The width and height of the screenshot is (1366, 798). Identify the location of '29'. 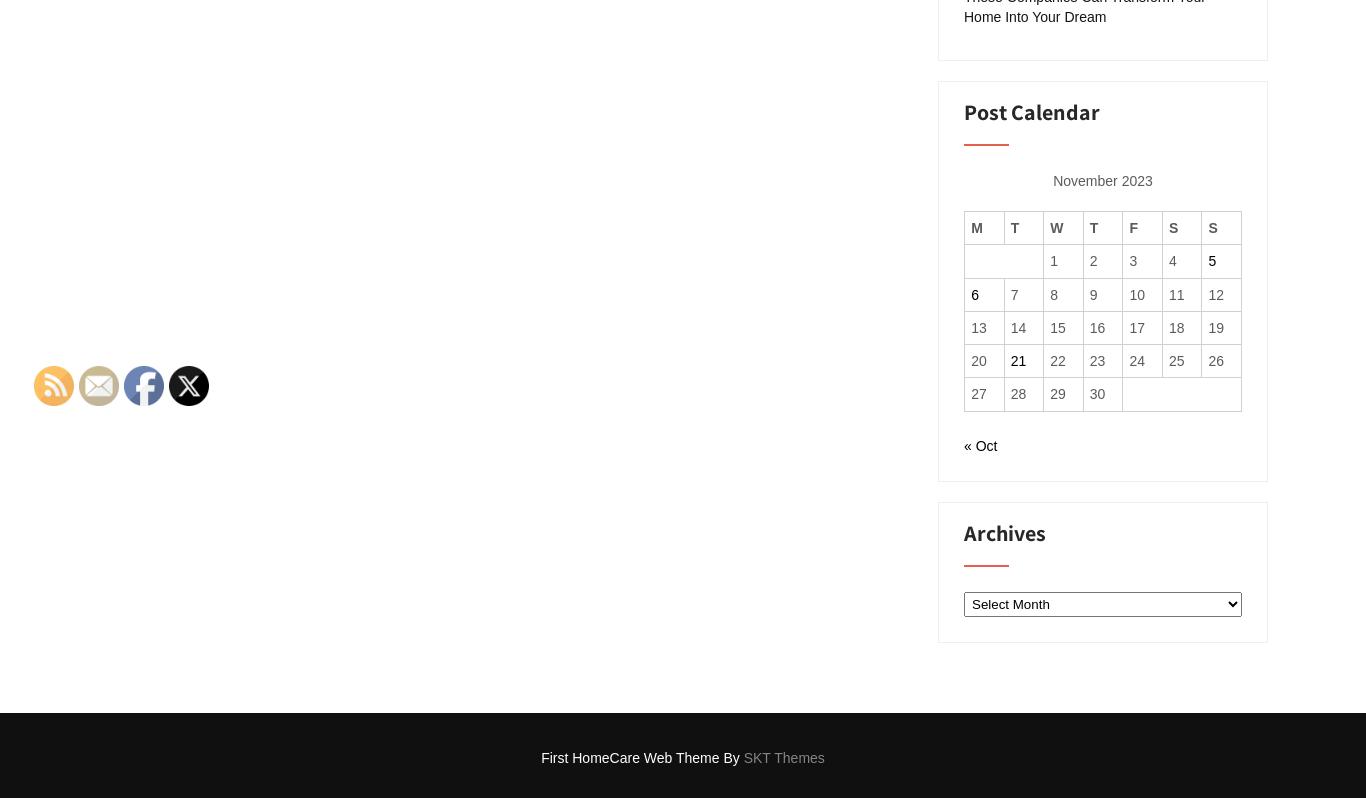
(1056, 393).